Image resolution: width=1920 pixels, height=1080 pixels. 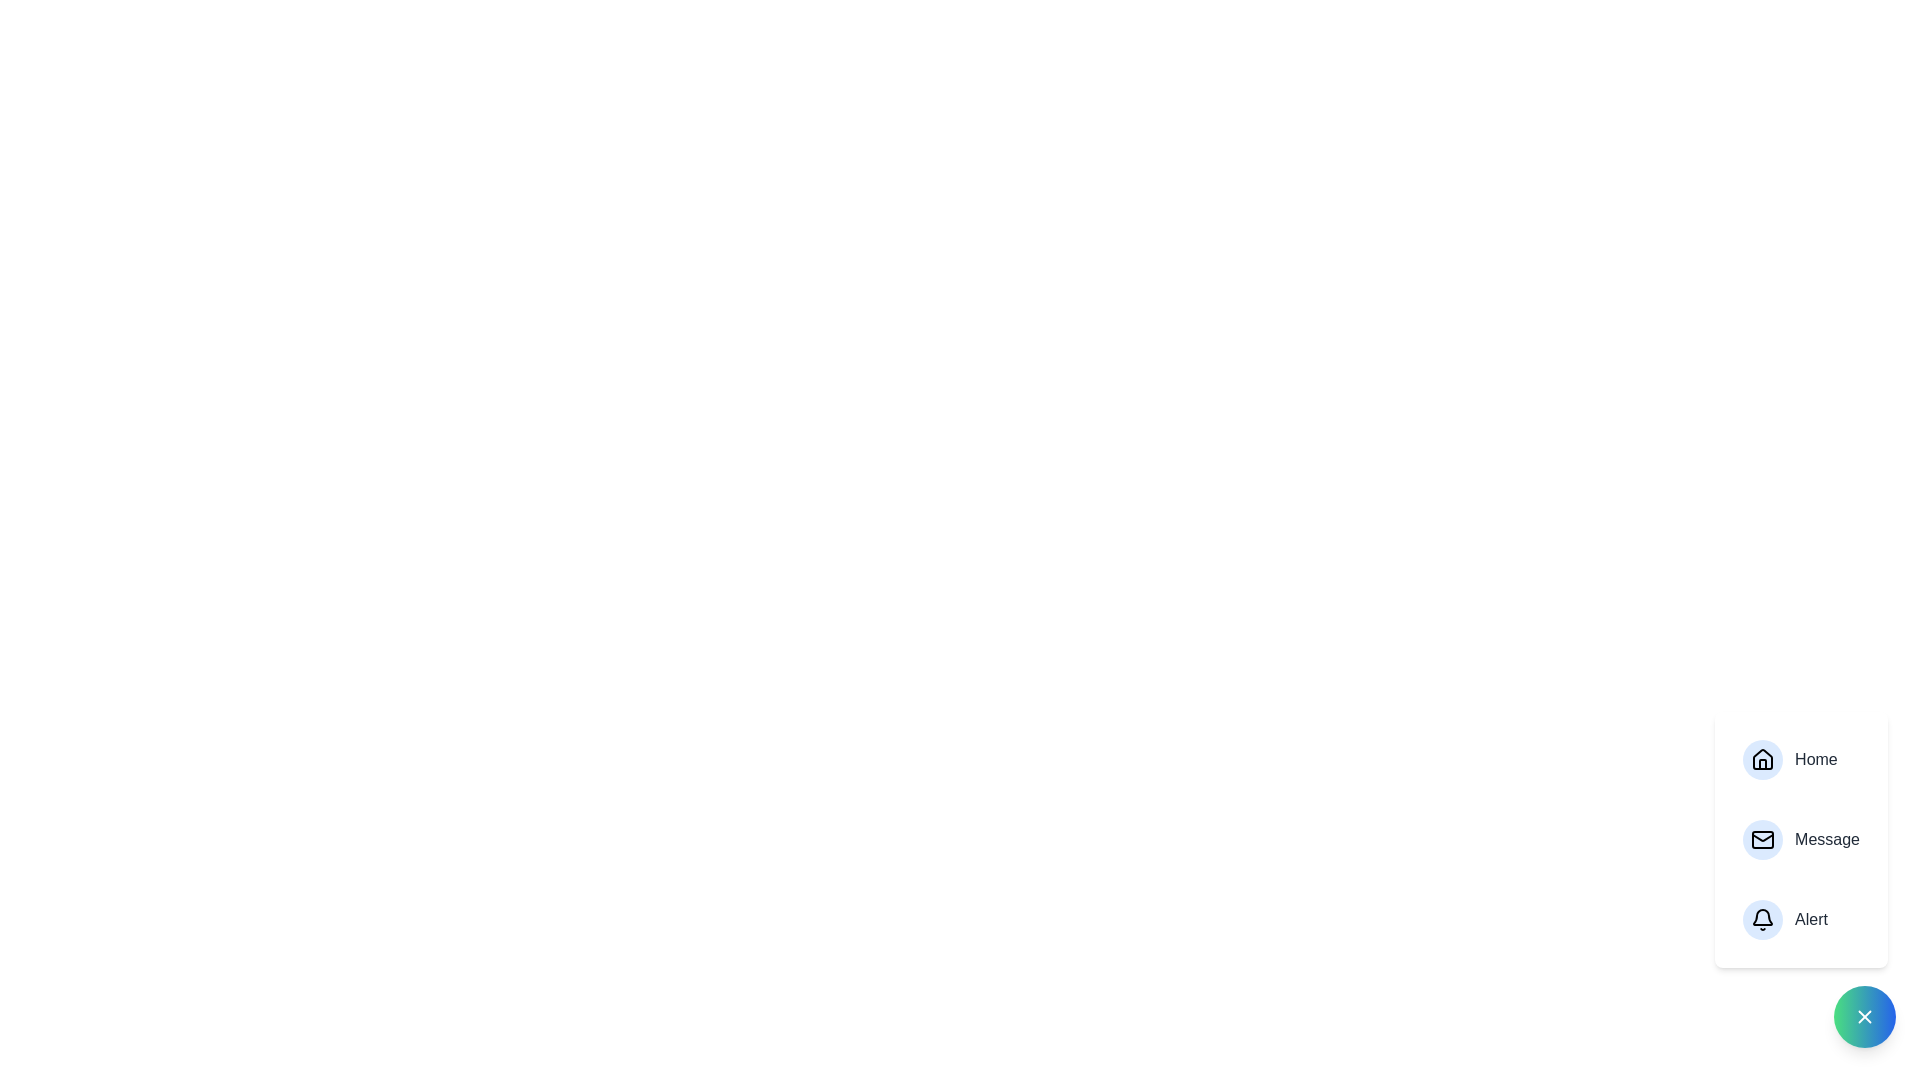 I want to click on the floating action button to toggle the menu, so click(x=1864, y=1017).